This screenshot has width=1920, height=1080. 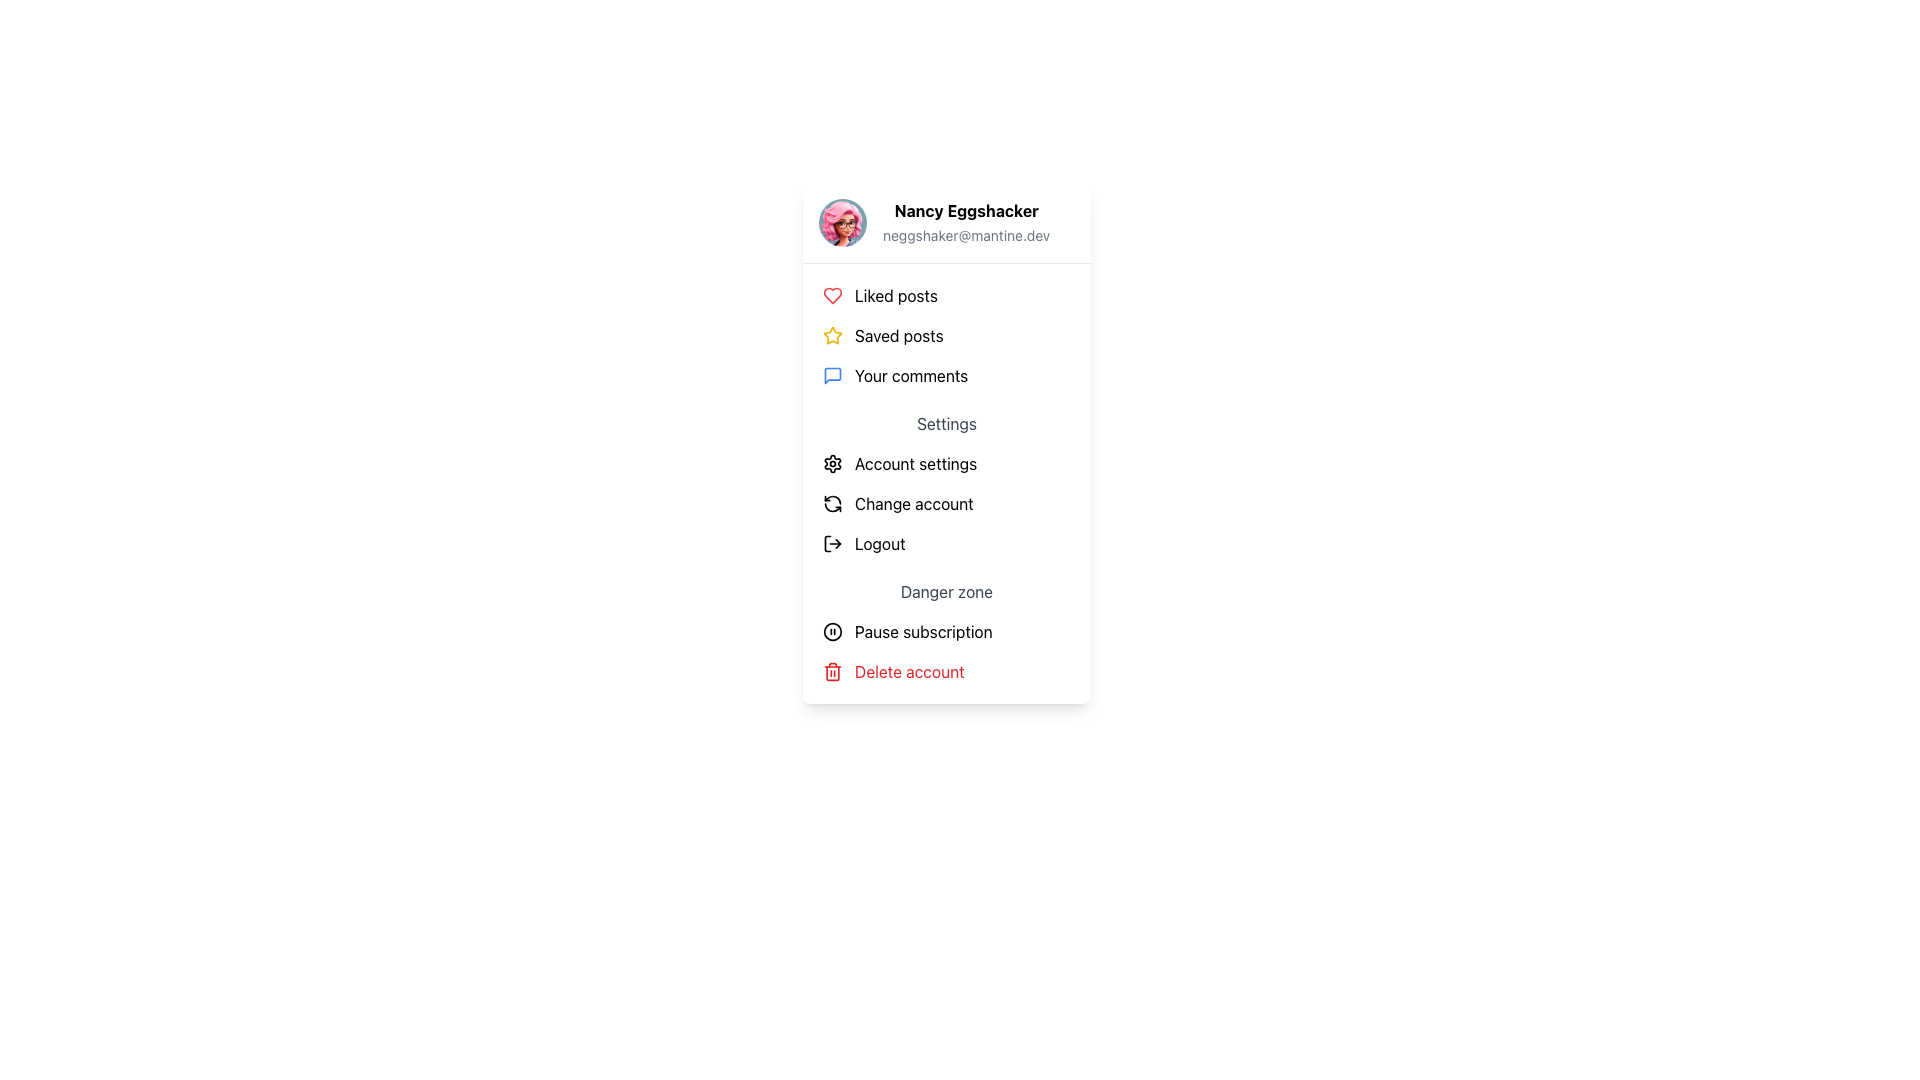 I want to click on the second button in the 'Danger zone' section, so click(x=945, y=671).